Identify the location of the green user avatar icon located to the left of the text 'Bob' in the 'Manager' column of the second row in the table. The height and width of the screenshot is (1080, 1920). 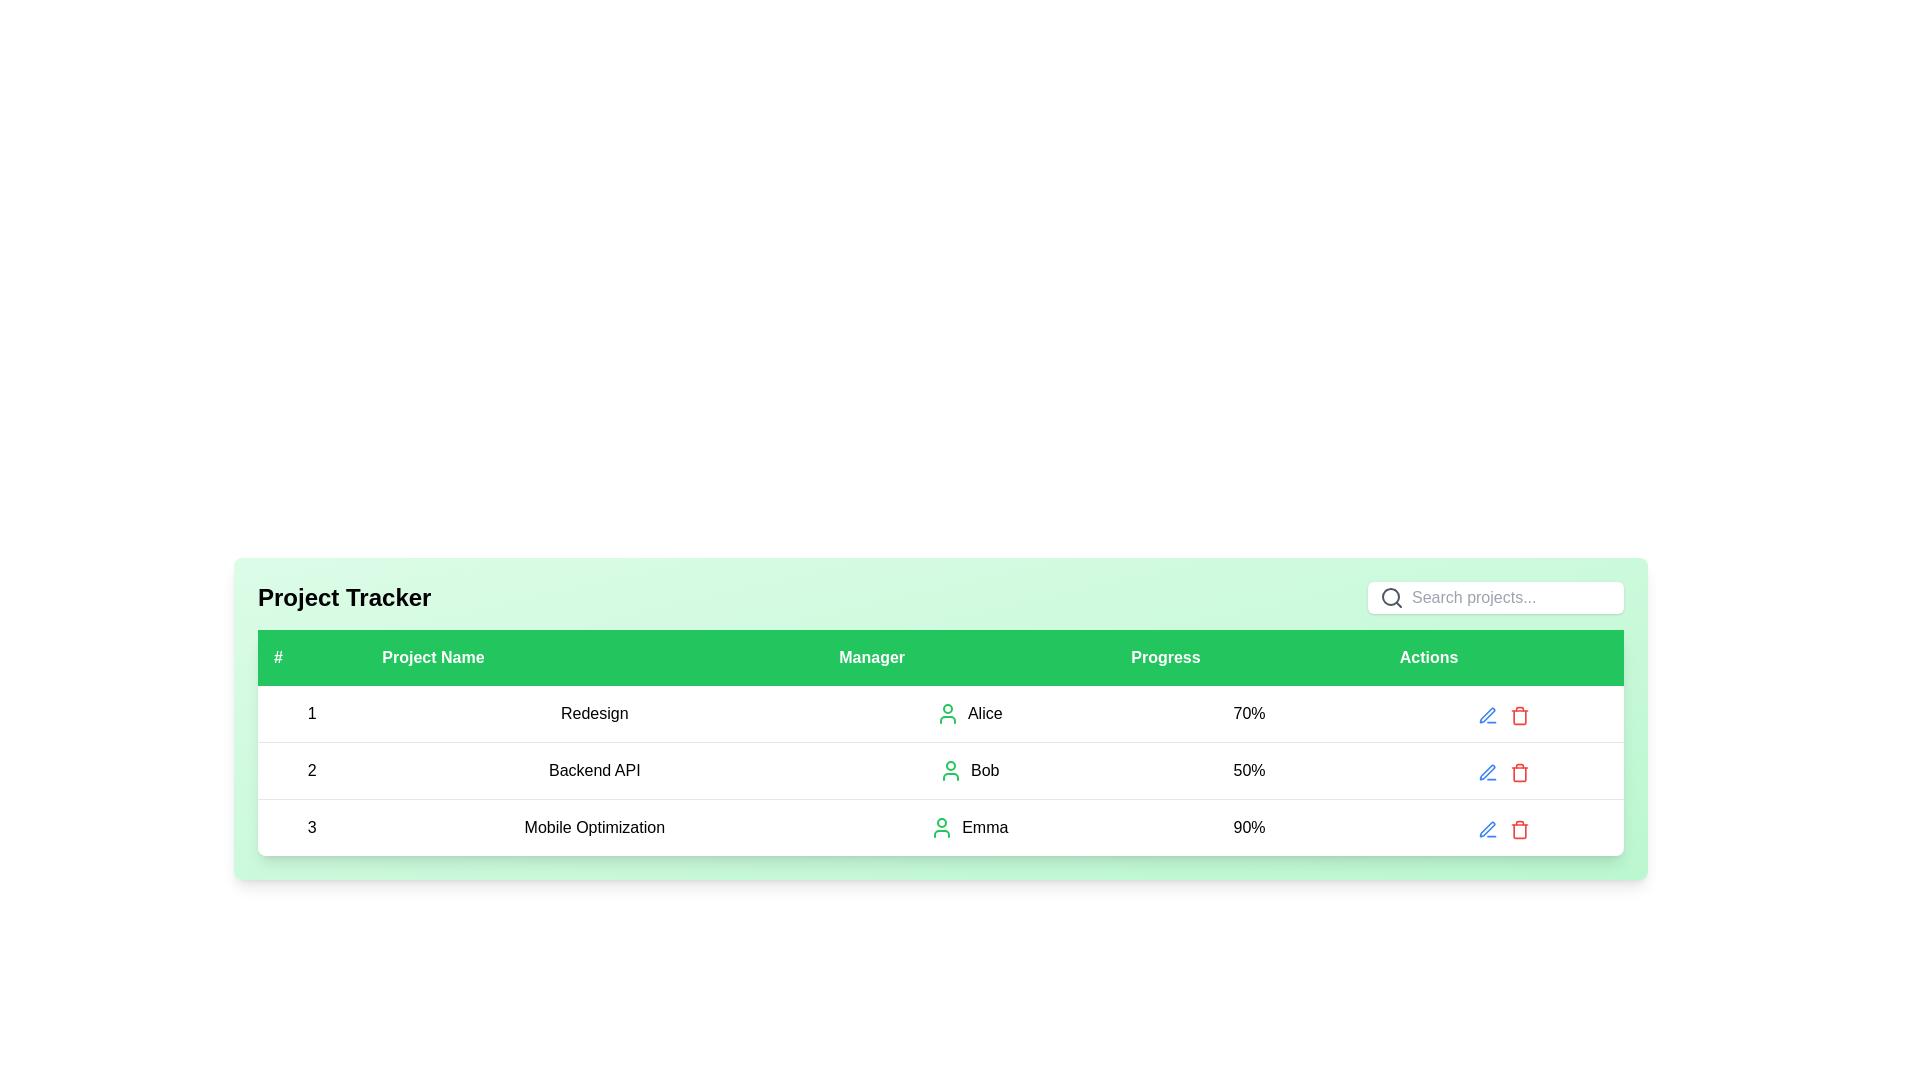
(949, 770).